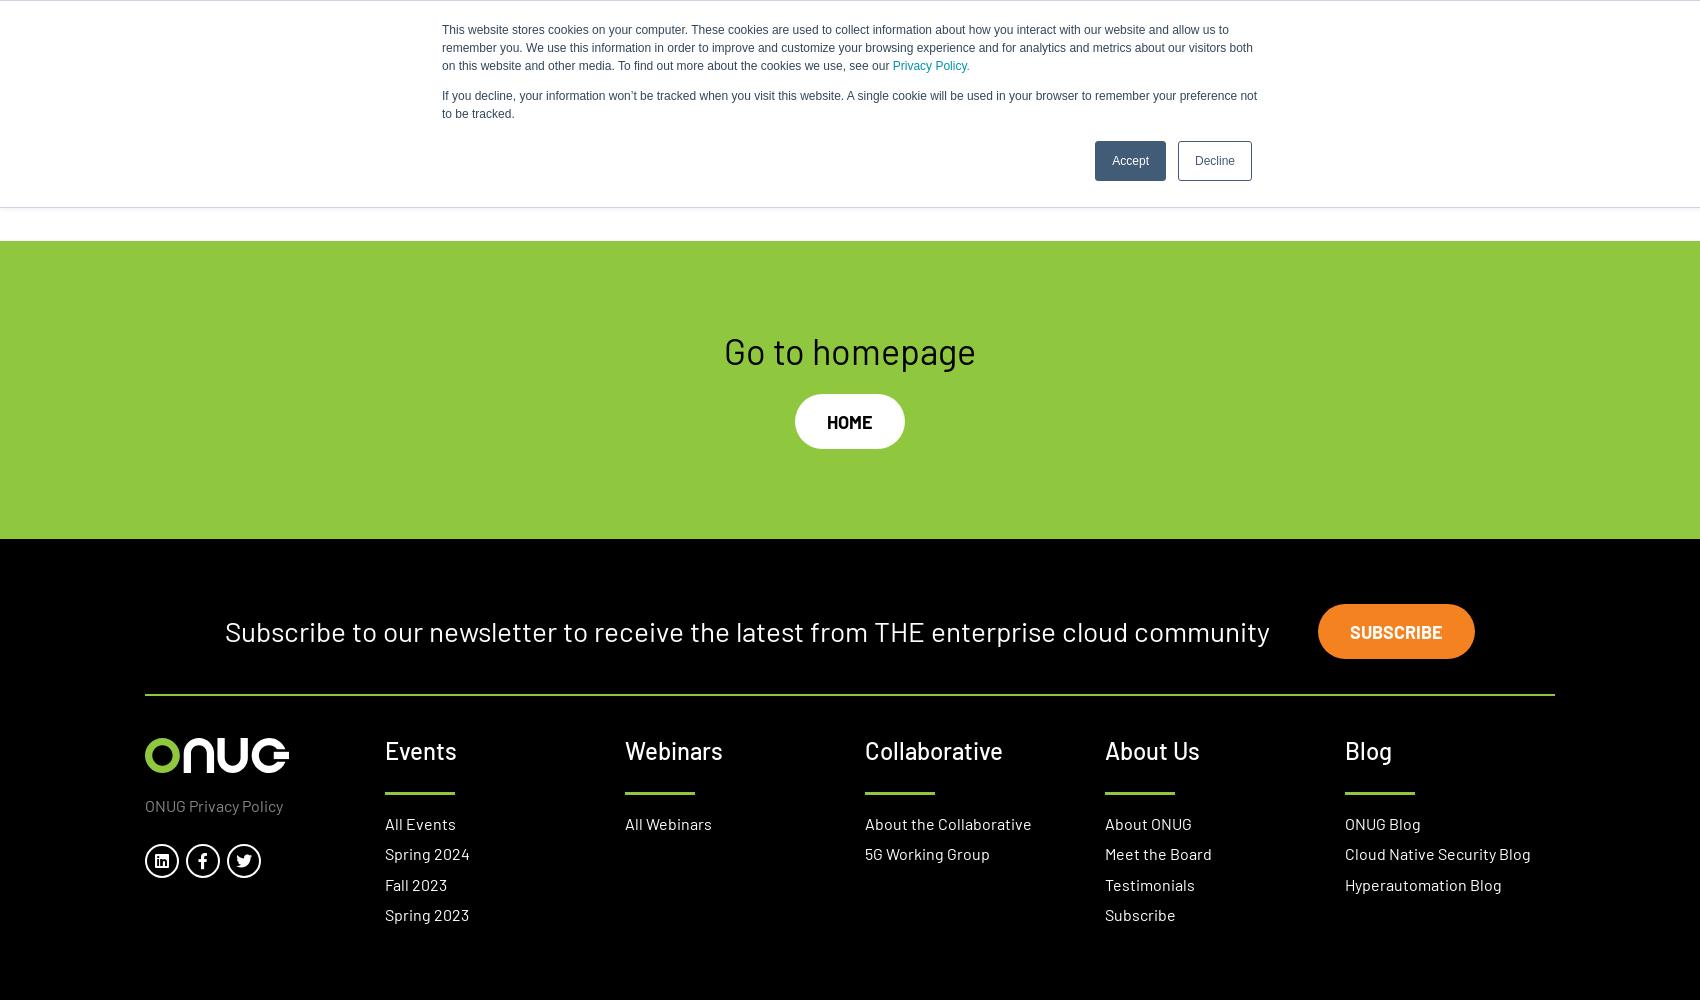 Image resolution: width=1700 pixels, height=1000 pixels. What do you see at coordinates (1150, 883) in the screenshot?
I see `'Testimonials'` at bounding box center [1150, 883].